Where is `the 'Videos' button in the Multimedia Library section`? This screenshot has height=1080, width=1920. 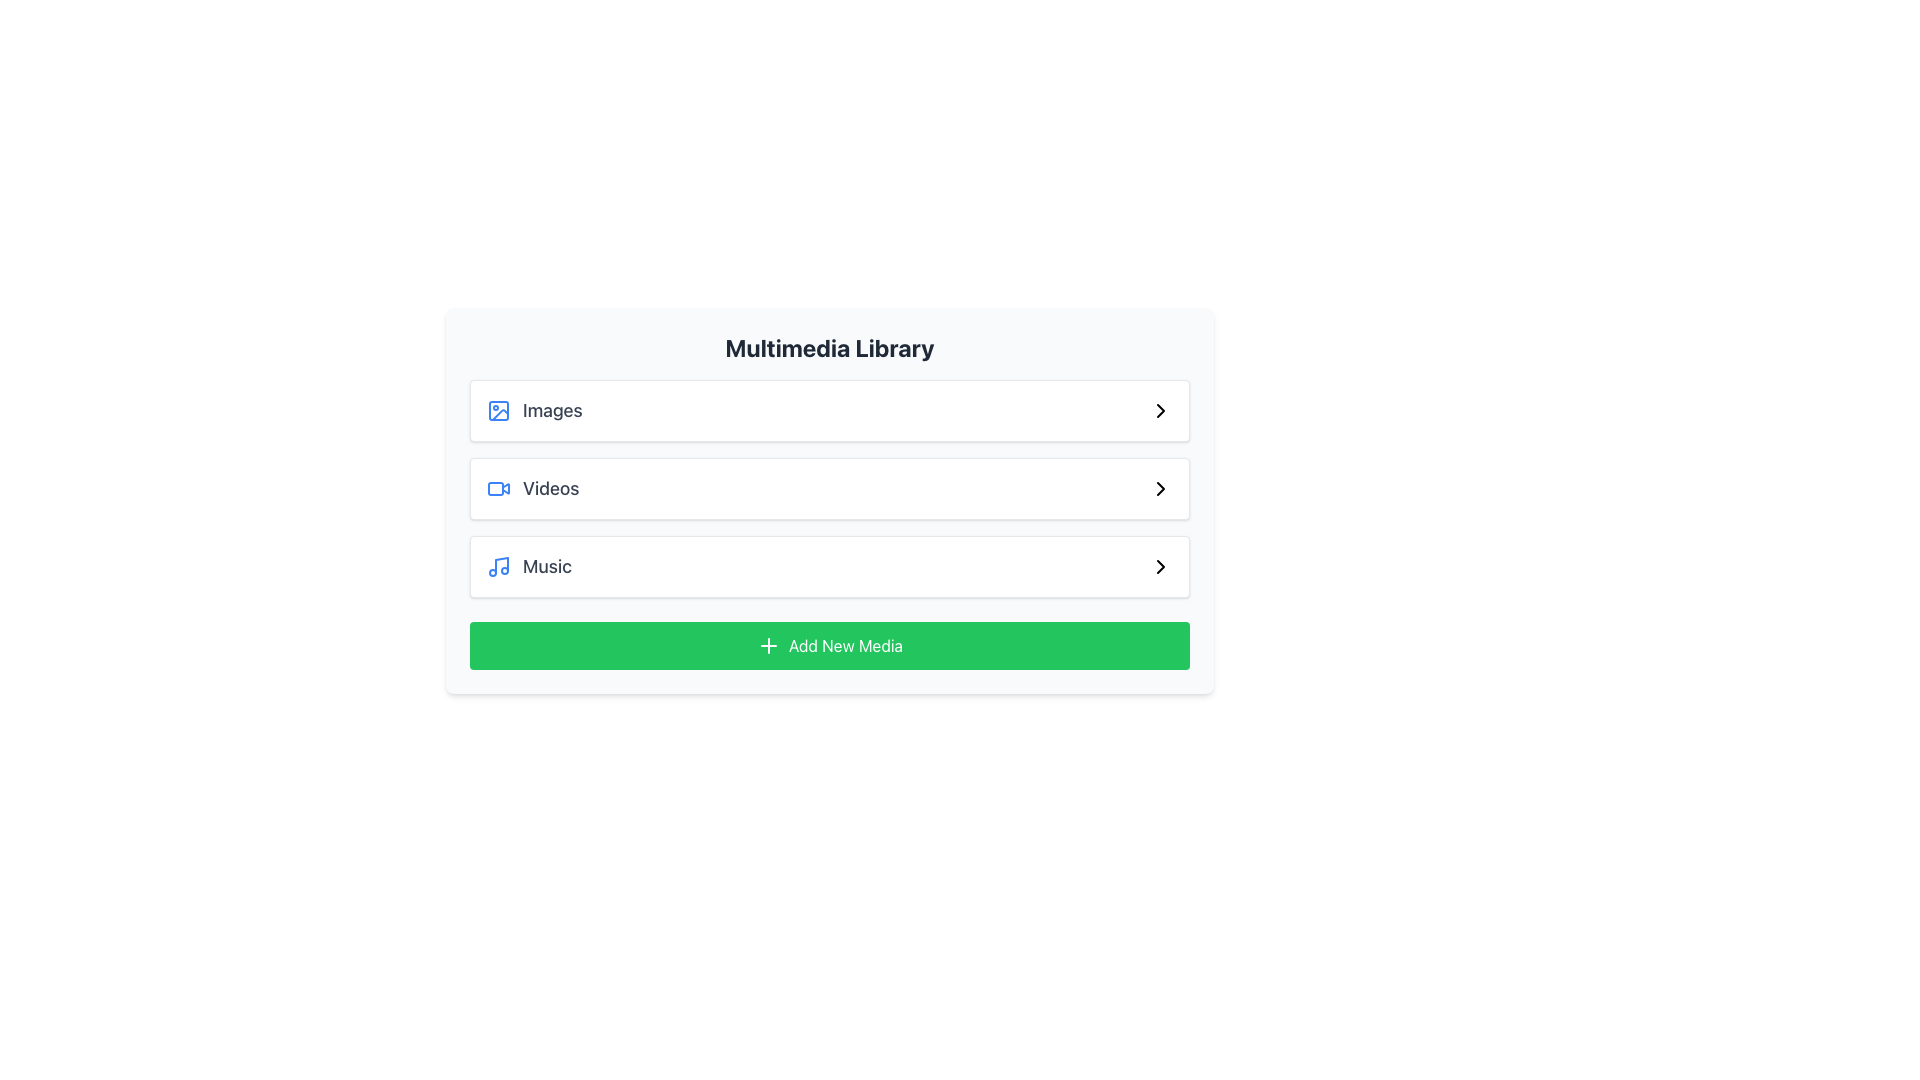 the 'Videos' button in the Multimedia Library section is located at coordinates (830, 489).